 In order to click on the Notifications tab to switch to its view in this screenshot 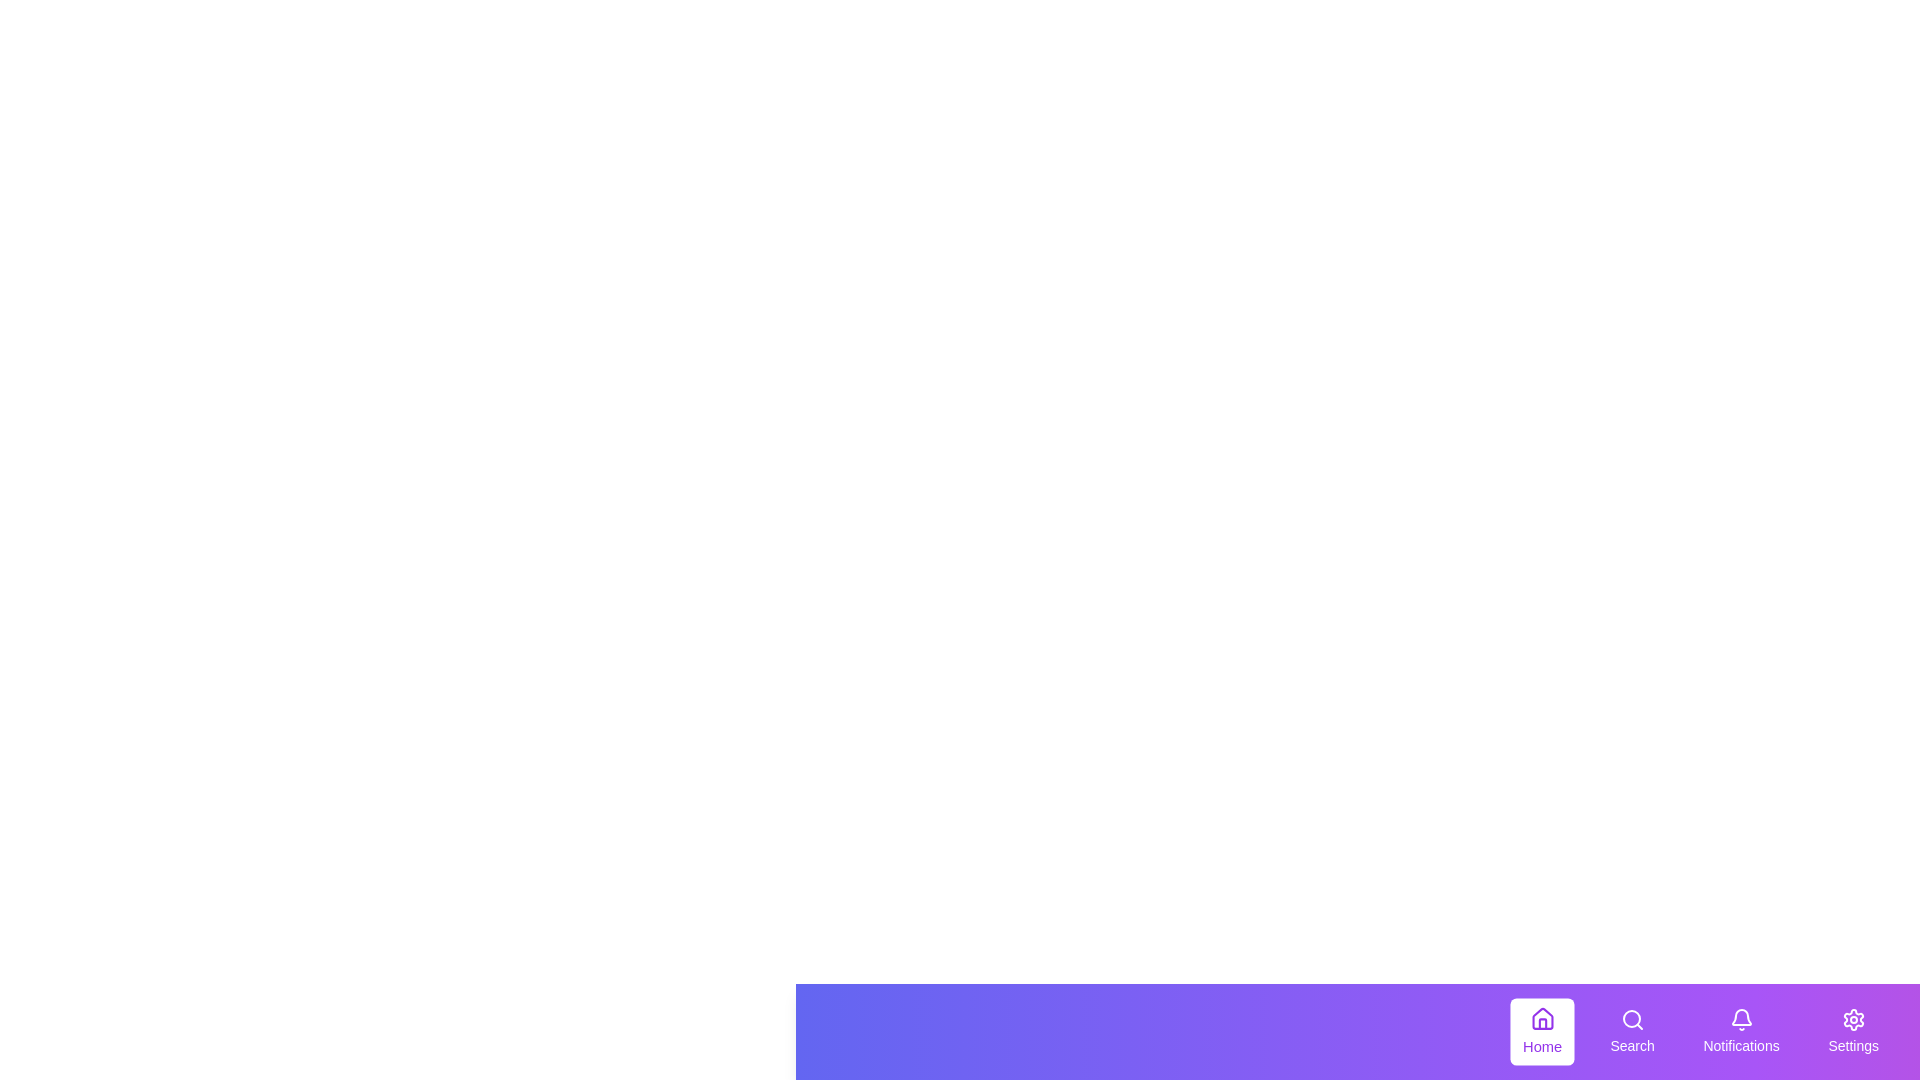, I will do `click(1740, 1032)`.